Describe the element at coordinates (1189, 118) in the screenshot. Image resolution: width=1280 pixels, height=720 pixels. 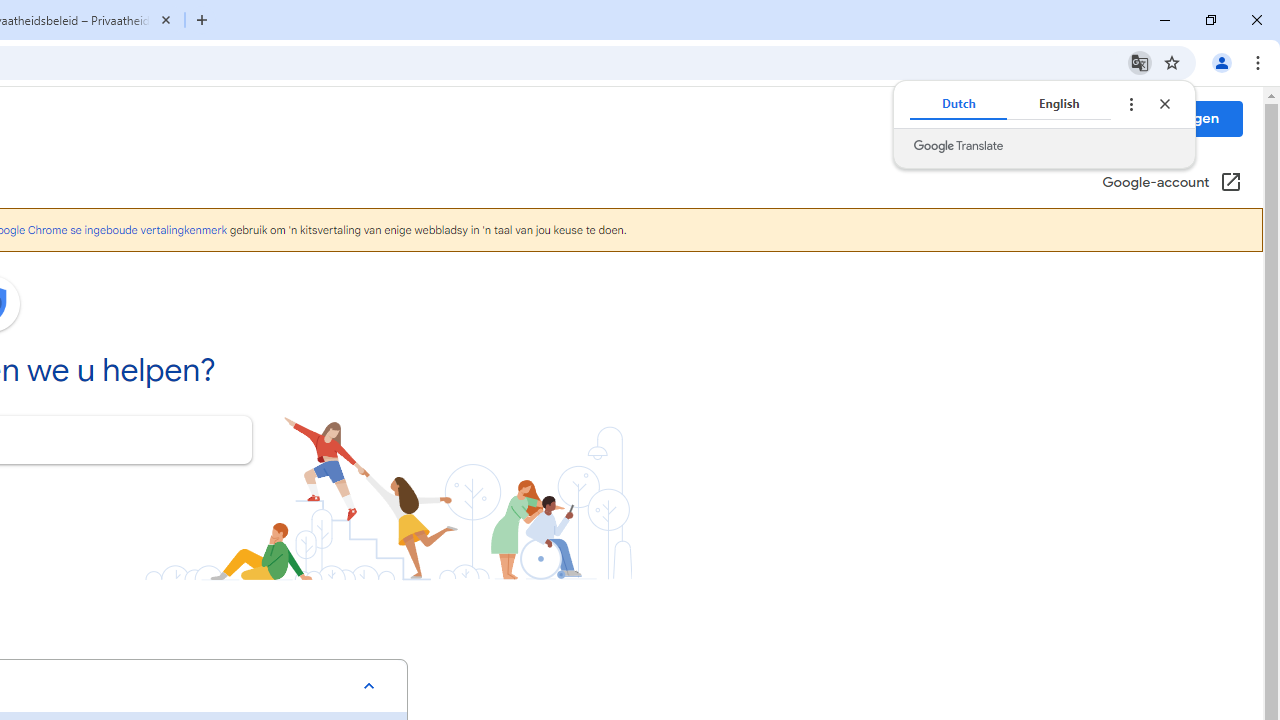
I see `'Inloggen'` at that location.